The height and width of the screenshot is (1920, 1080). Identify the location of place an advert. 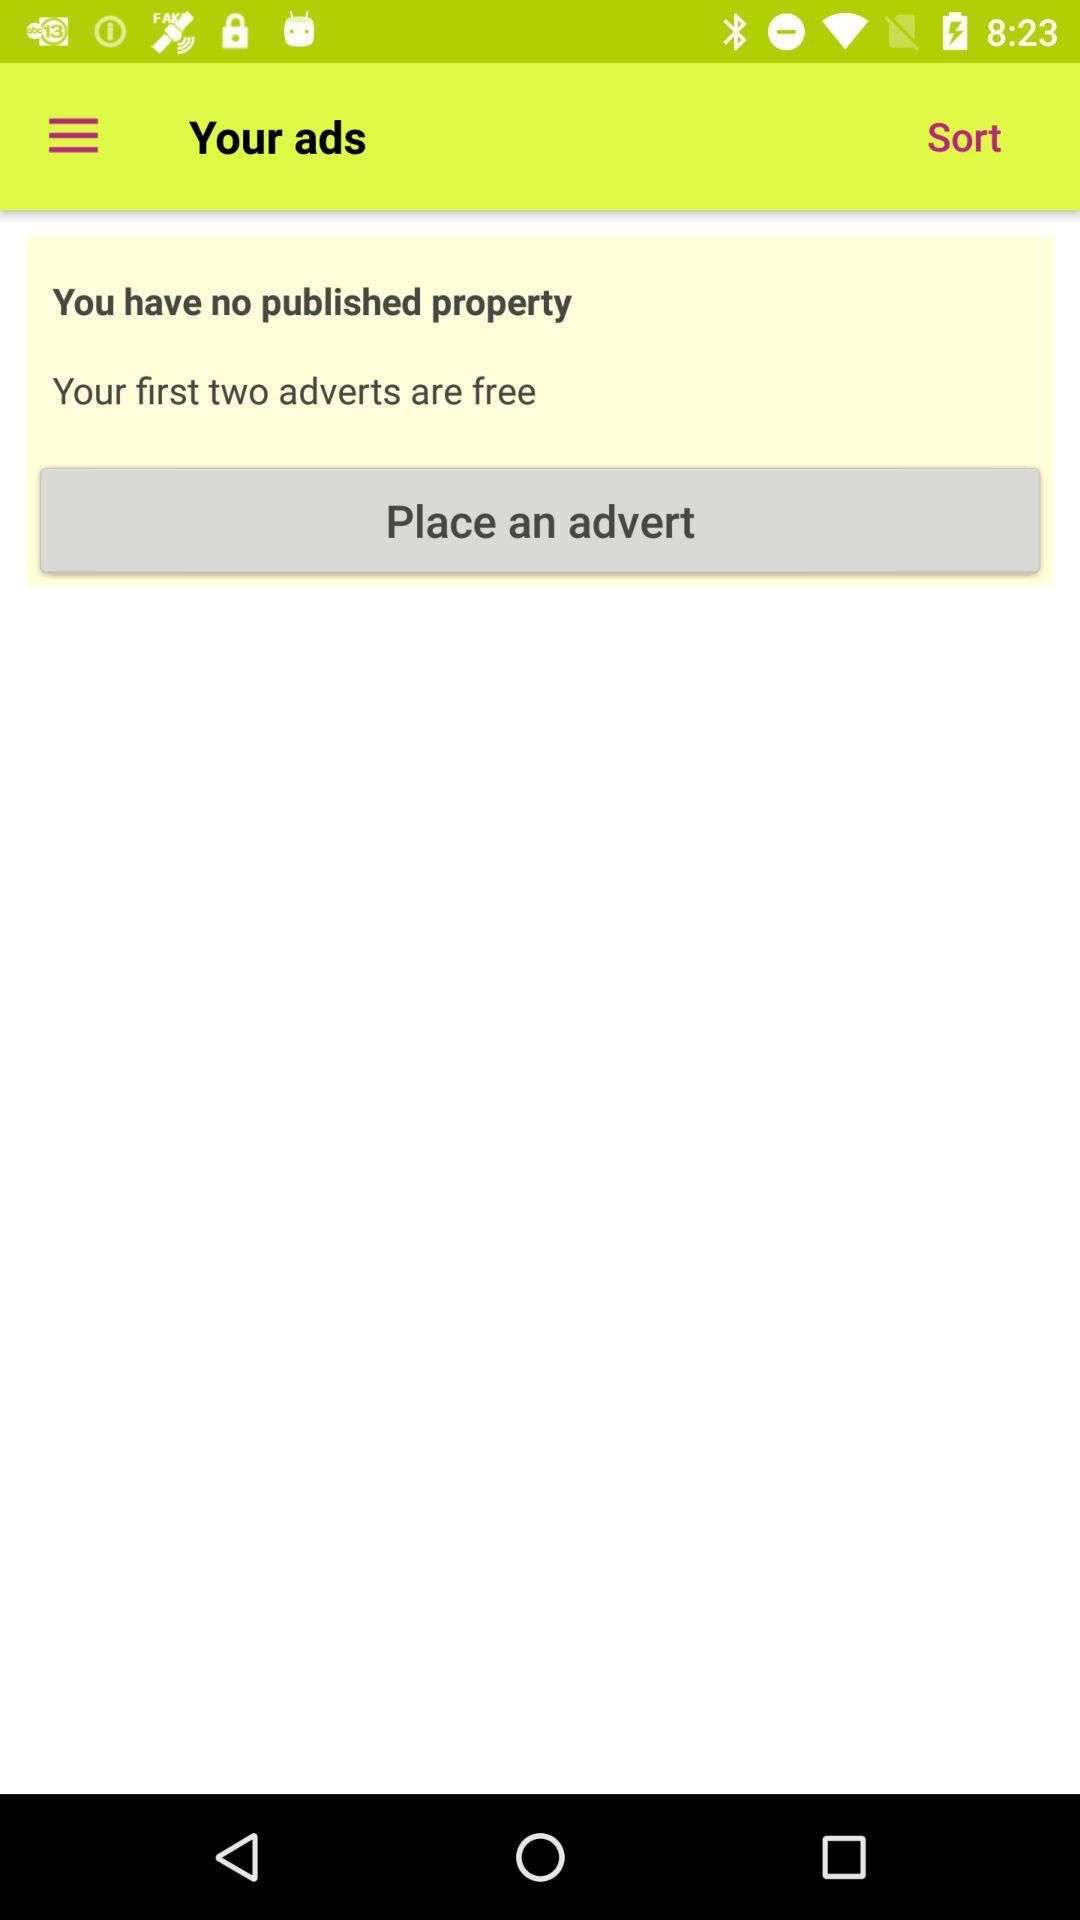
(540, 520).